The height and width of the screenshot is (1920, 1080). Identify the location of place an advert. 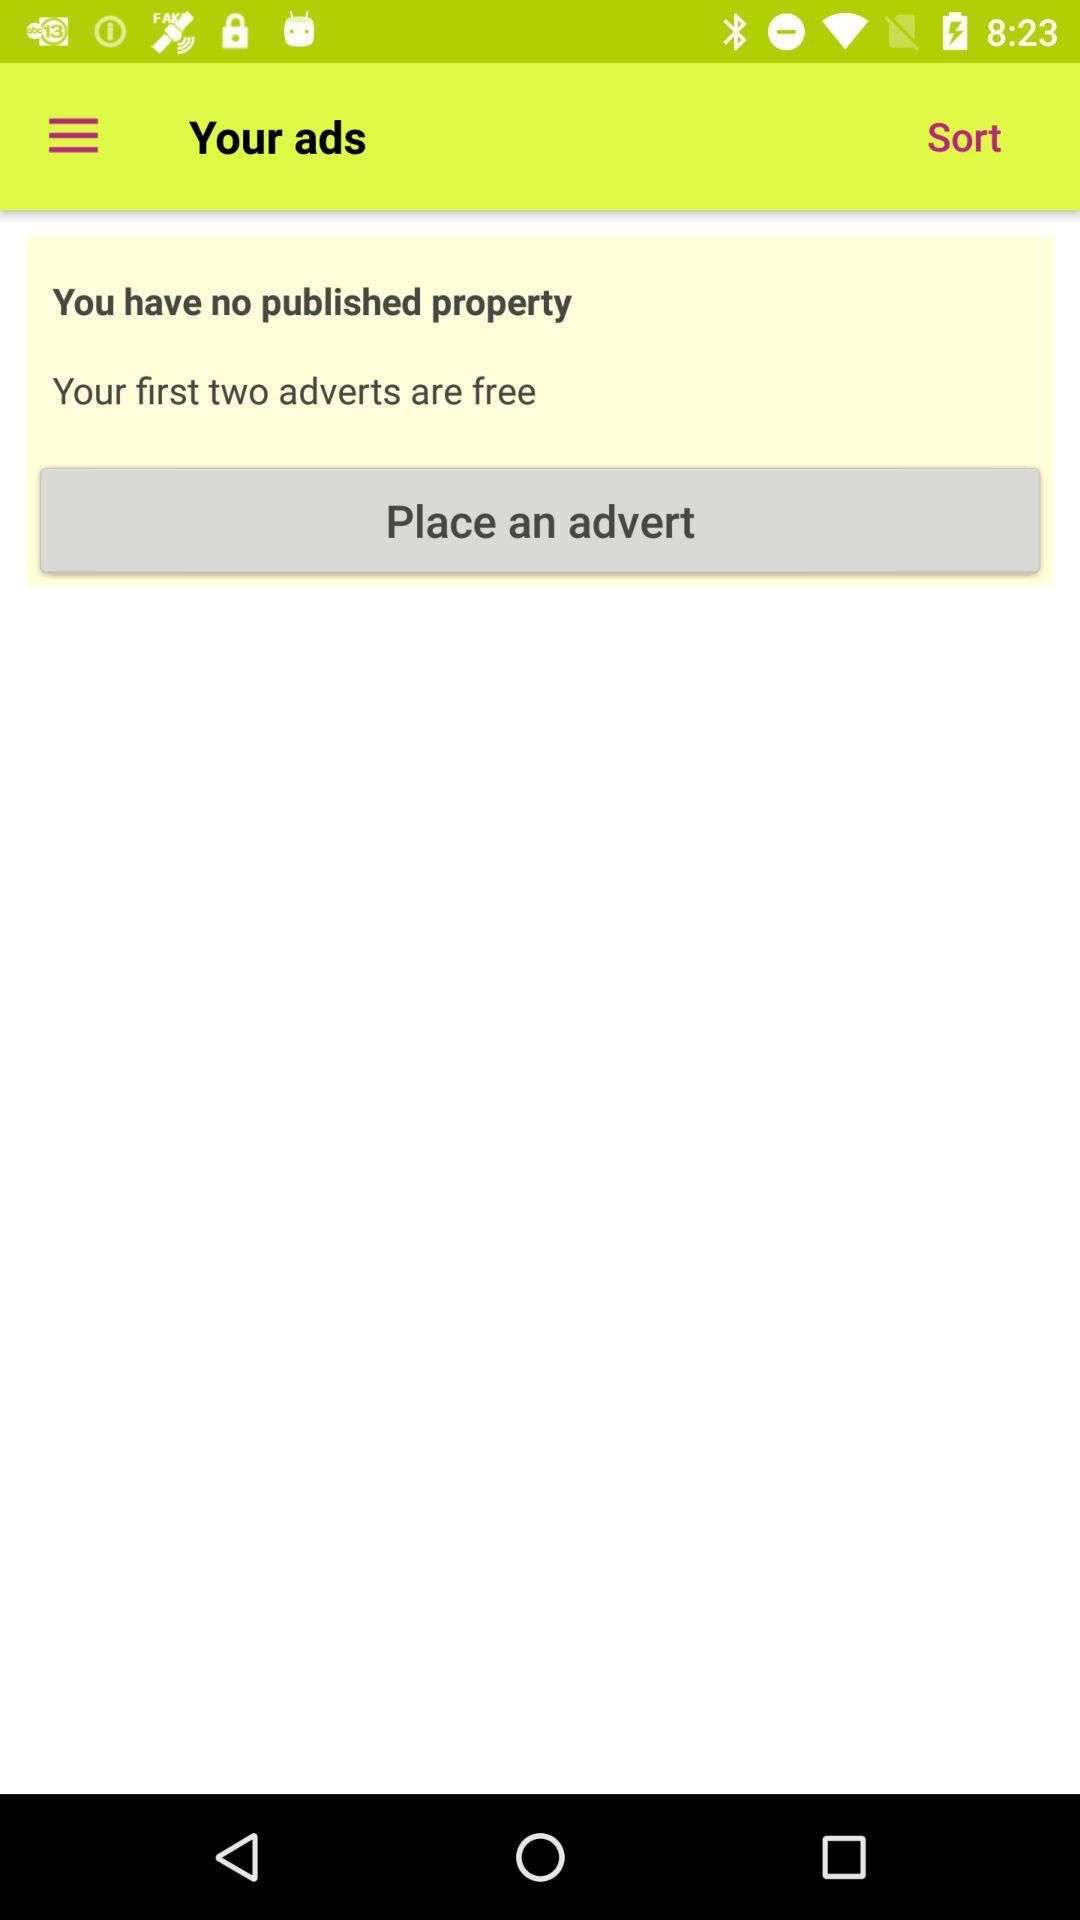
(540, 520).